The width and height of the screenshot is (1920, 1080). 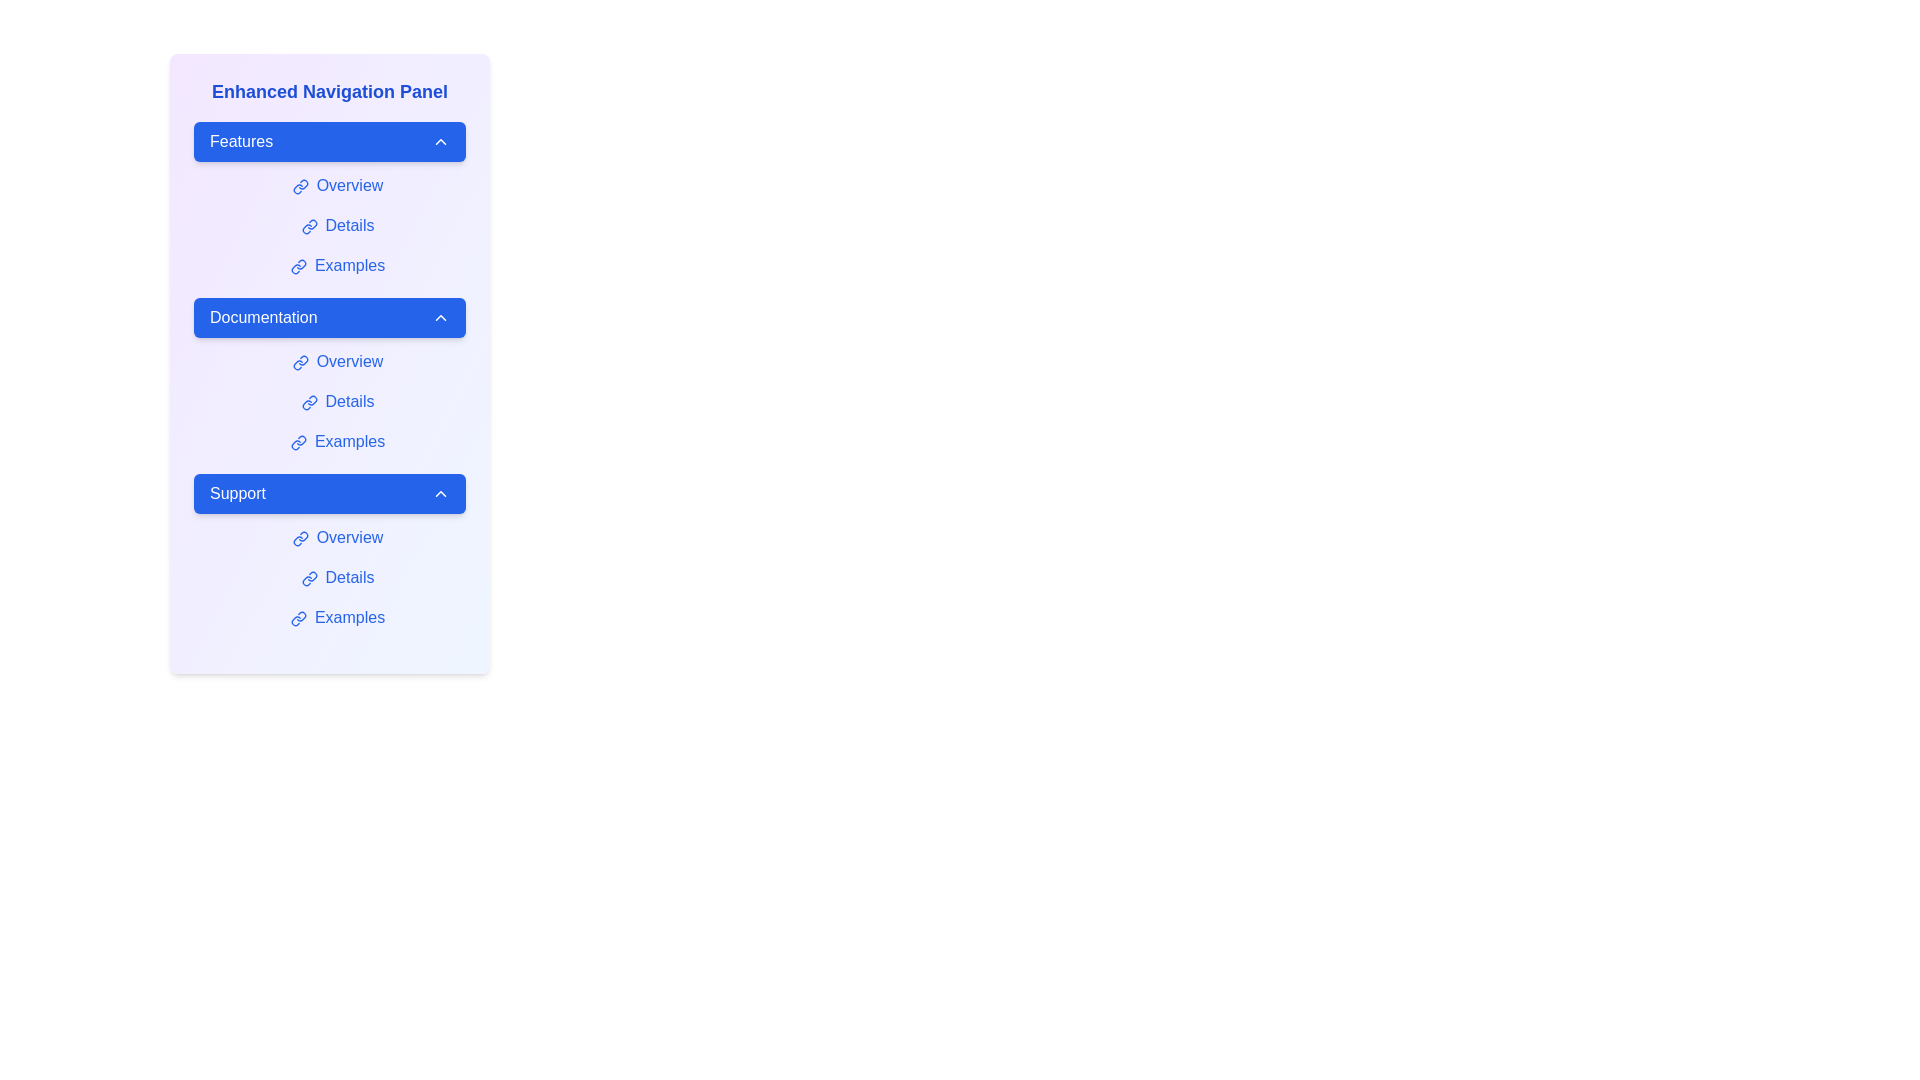 What do you see at coordinates (337, 616) in the screenshot?
I see `the hyperlink in the 'Support' section of the navigation panel` at bounding box center [337, 616].